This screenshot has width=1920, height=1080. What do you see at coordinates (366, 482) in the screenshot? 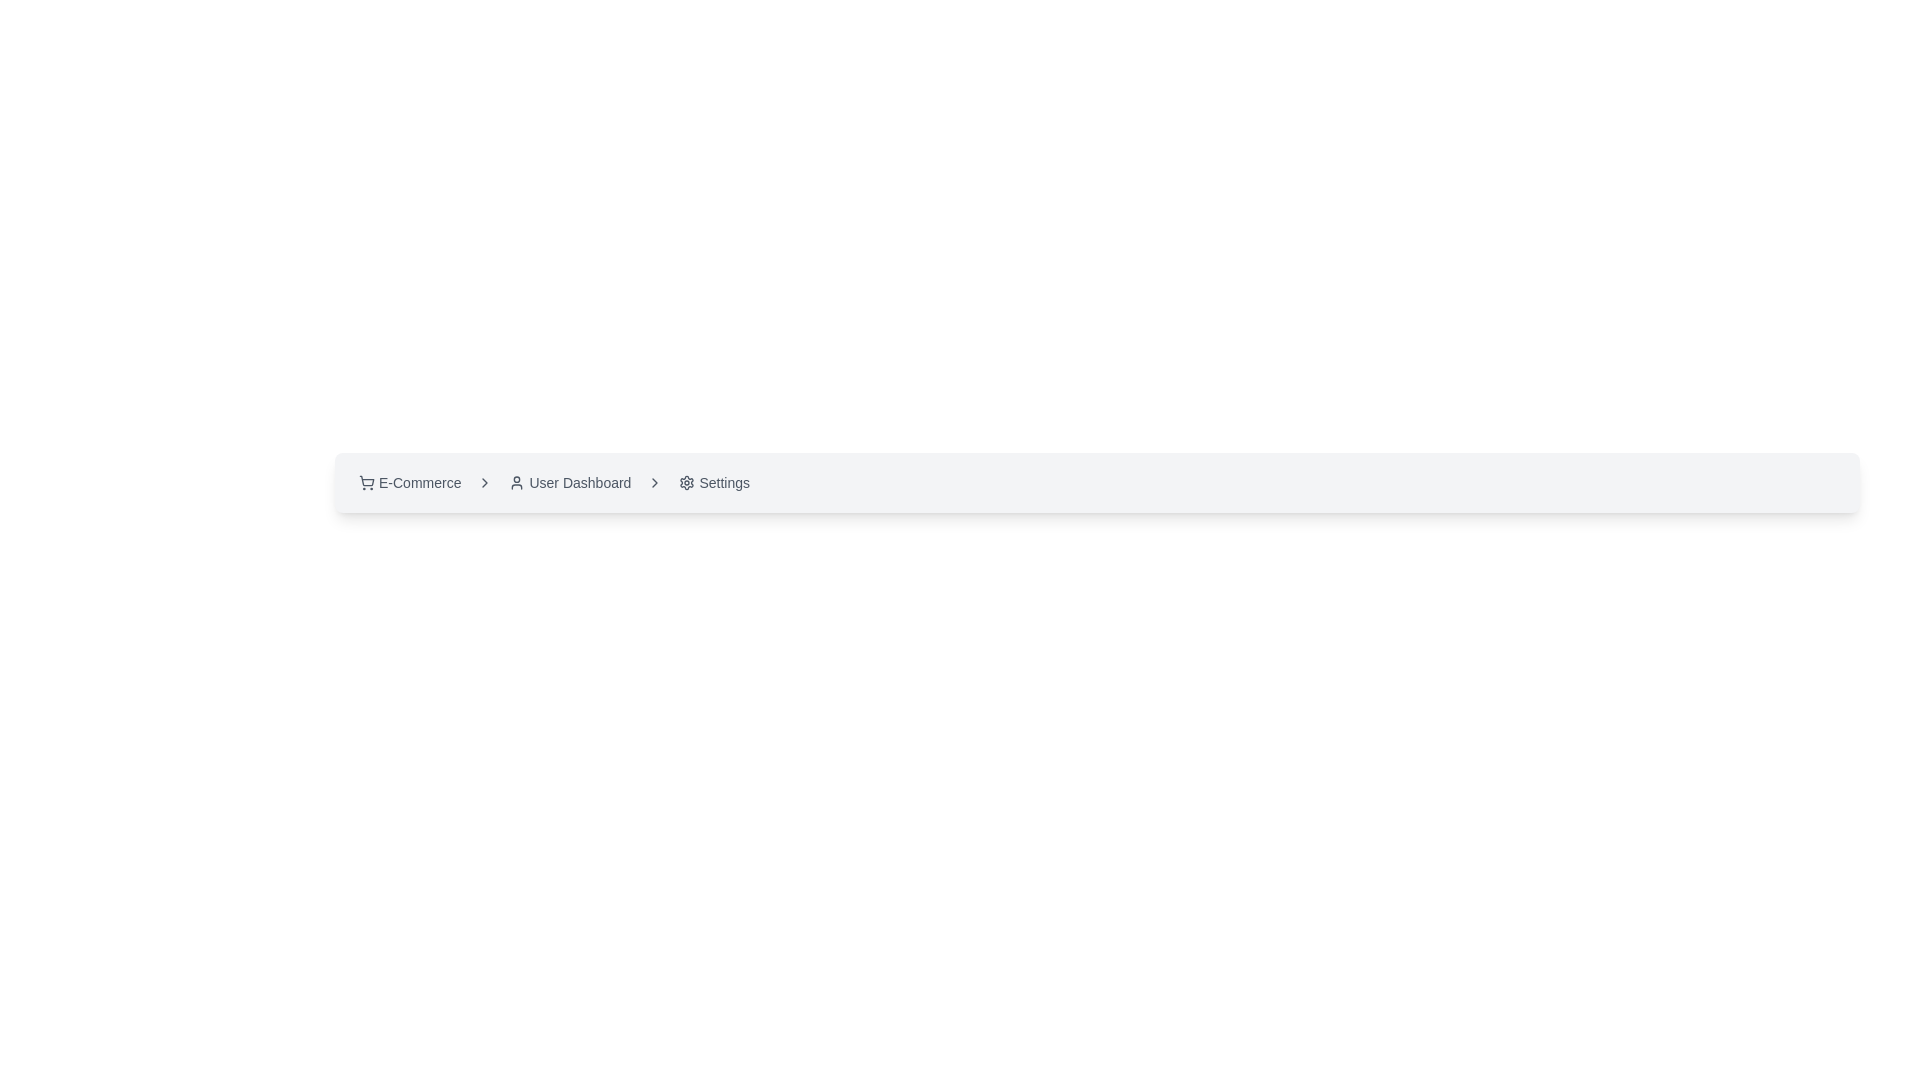
I see `the e-commerce icon located in the breadcrumb bar, which visually represents the e-commerce section of the application` at bounding box center [366, 482].